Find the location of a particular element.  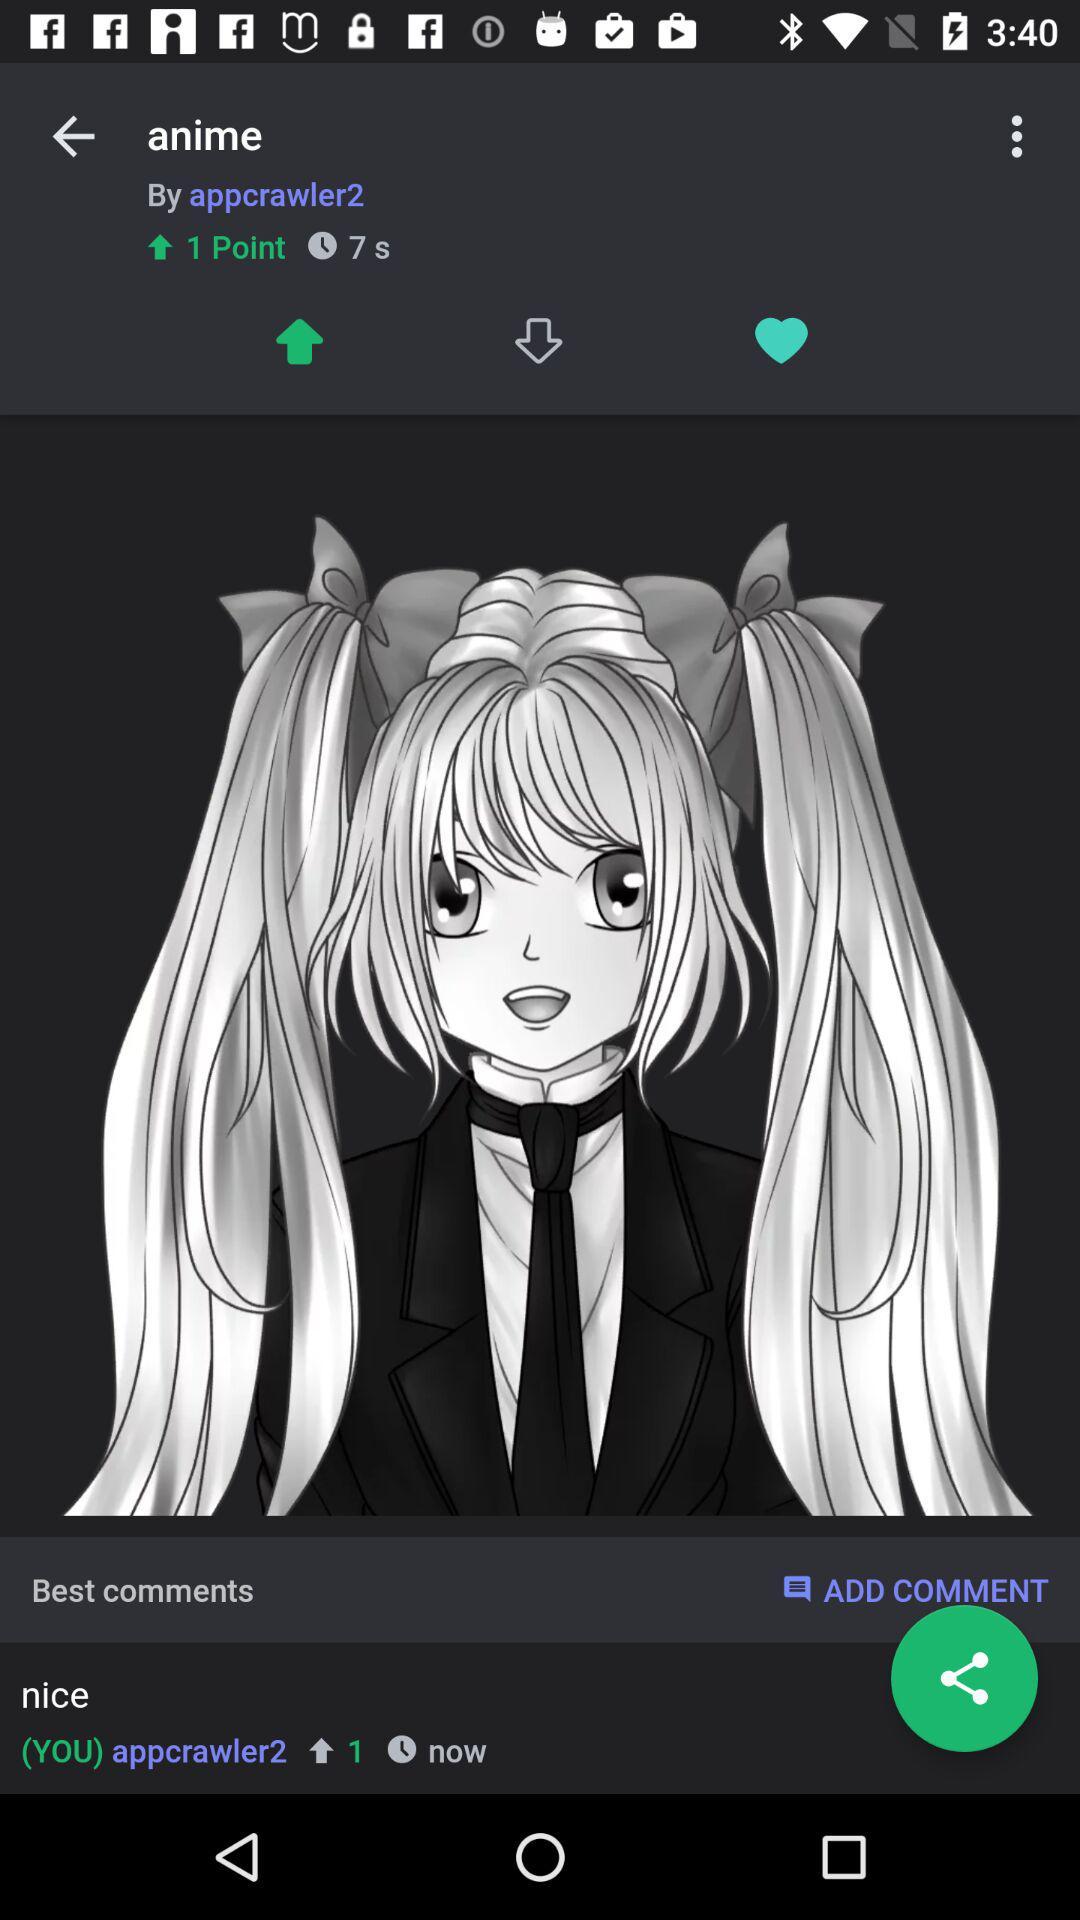

go back is located at coordinates (72, 135).